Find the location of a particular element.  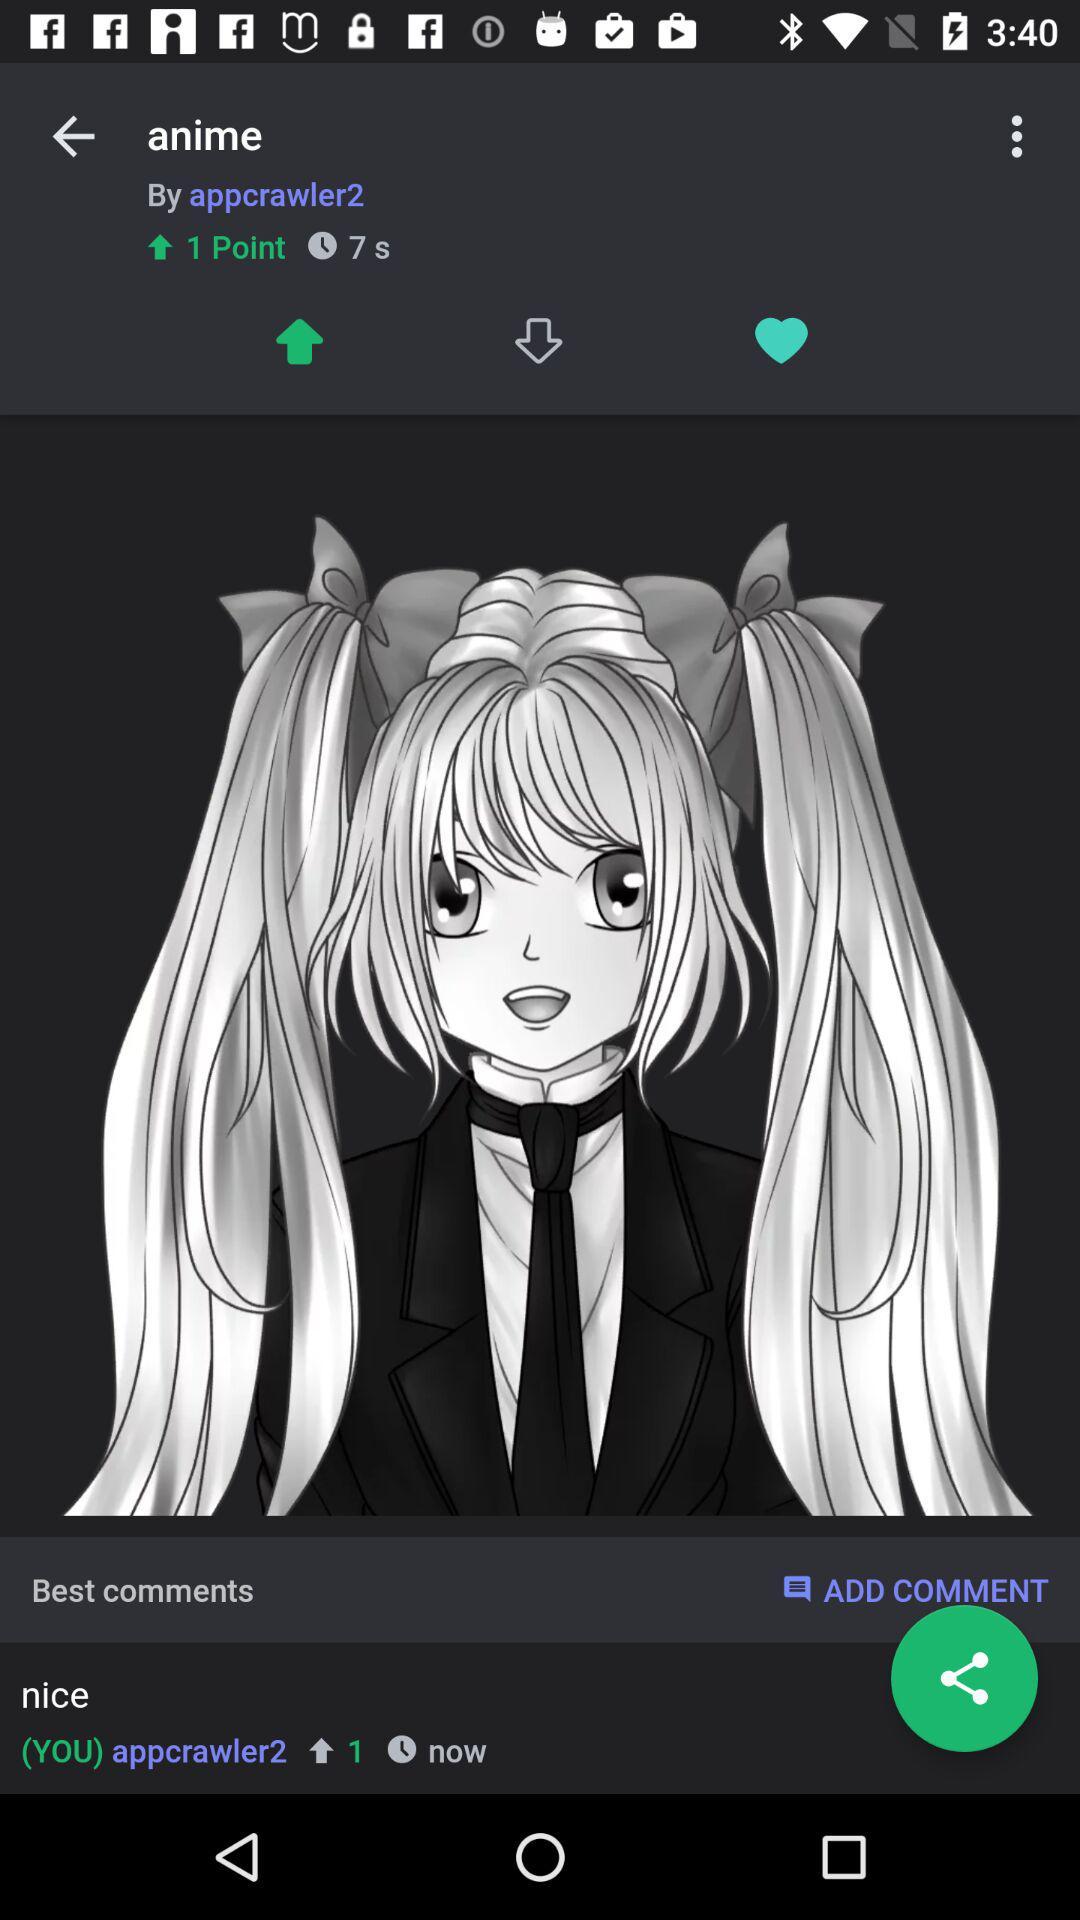

go back is located at coordinates (72, 135).